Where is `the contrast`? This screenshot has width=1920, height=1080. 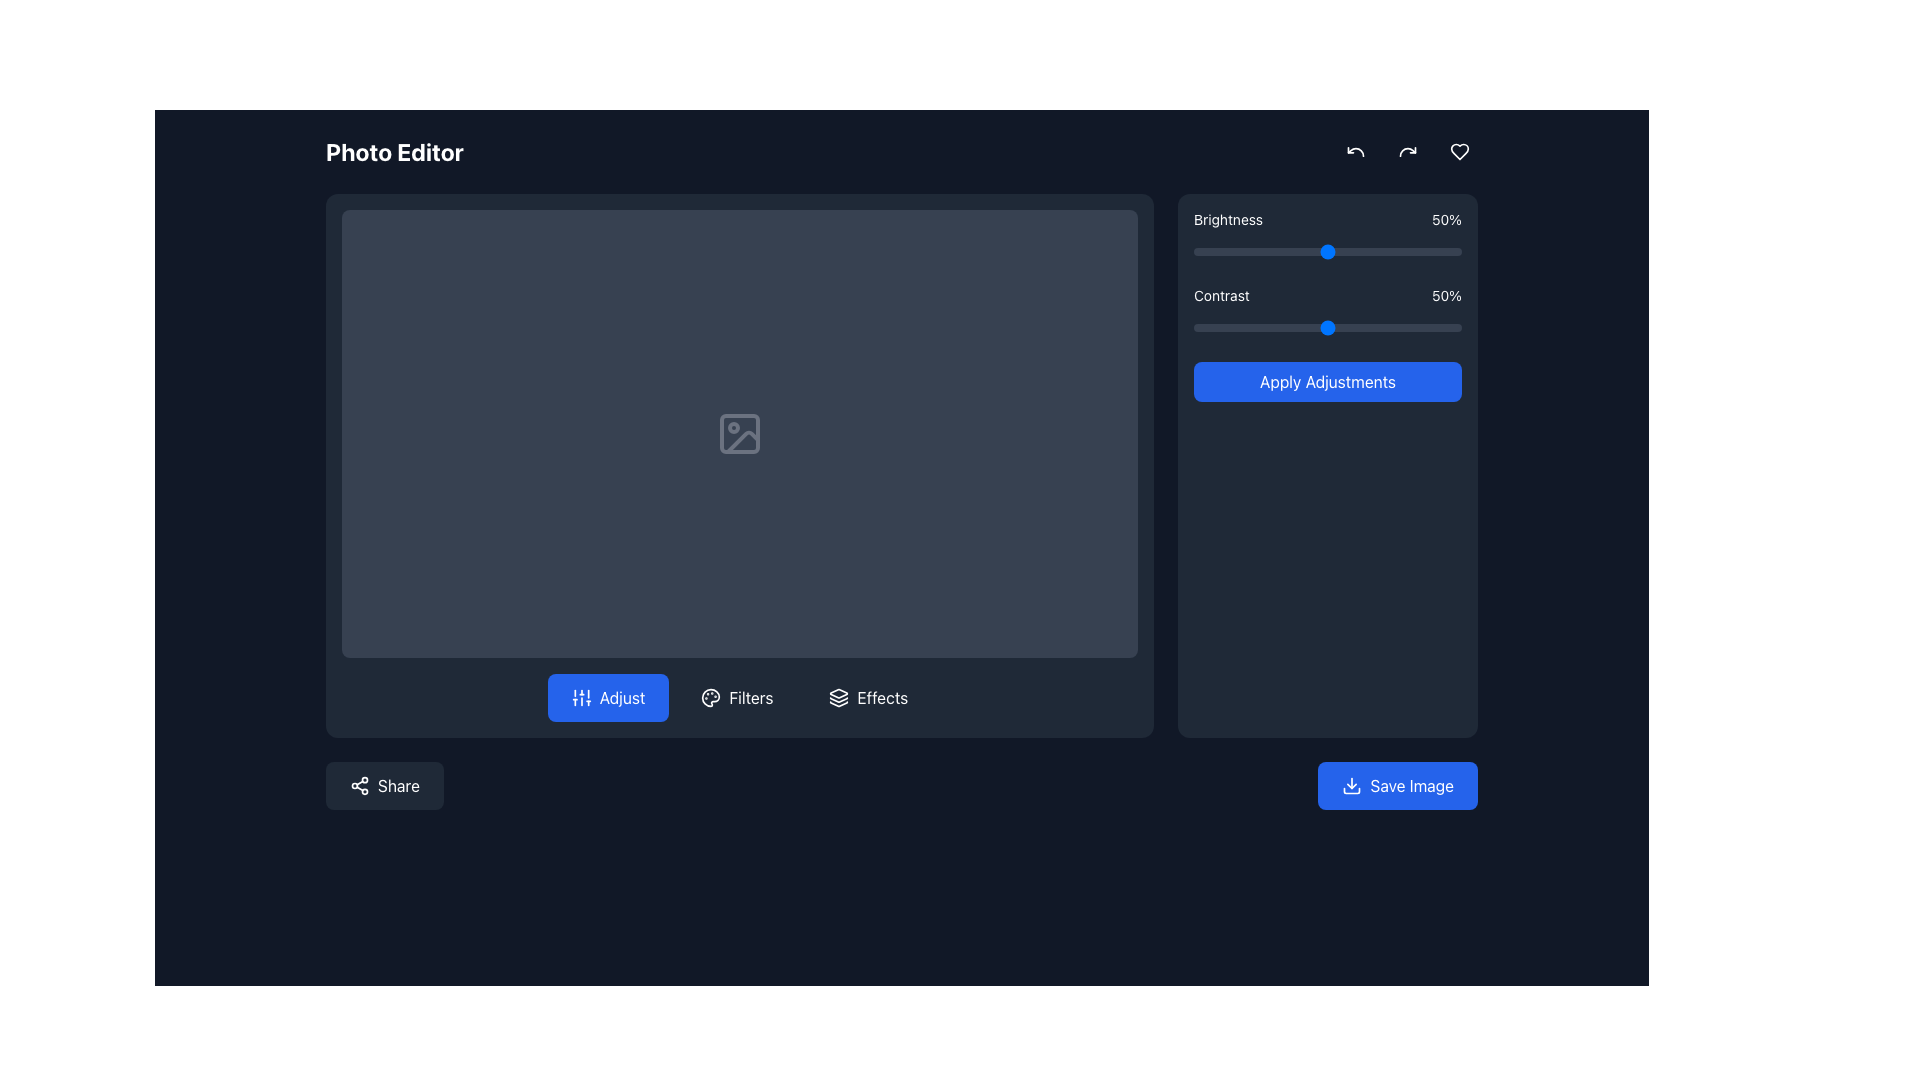 the contrast is located at coordinates (1203, 326).